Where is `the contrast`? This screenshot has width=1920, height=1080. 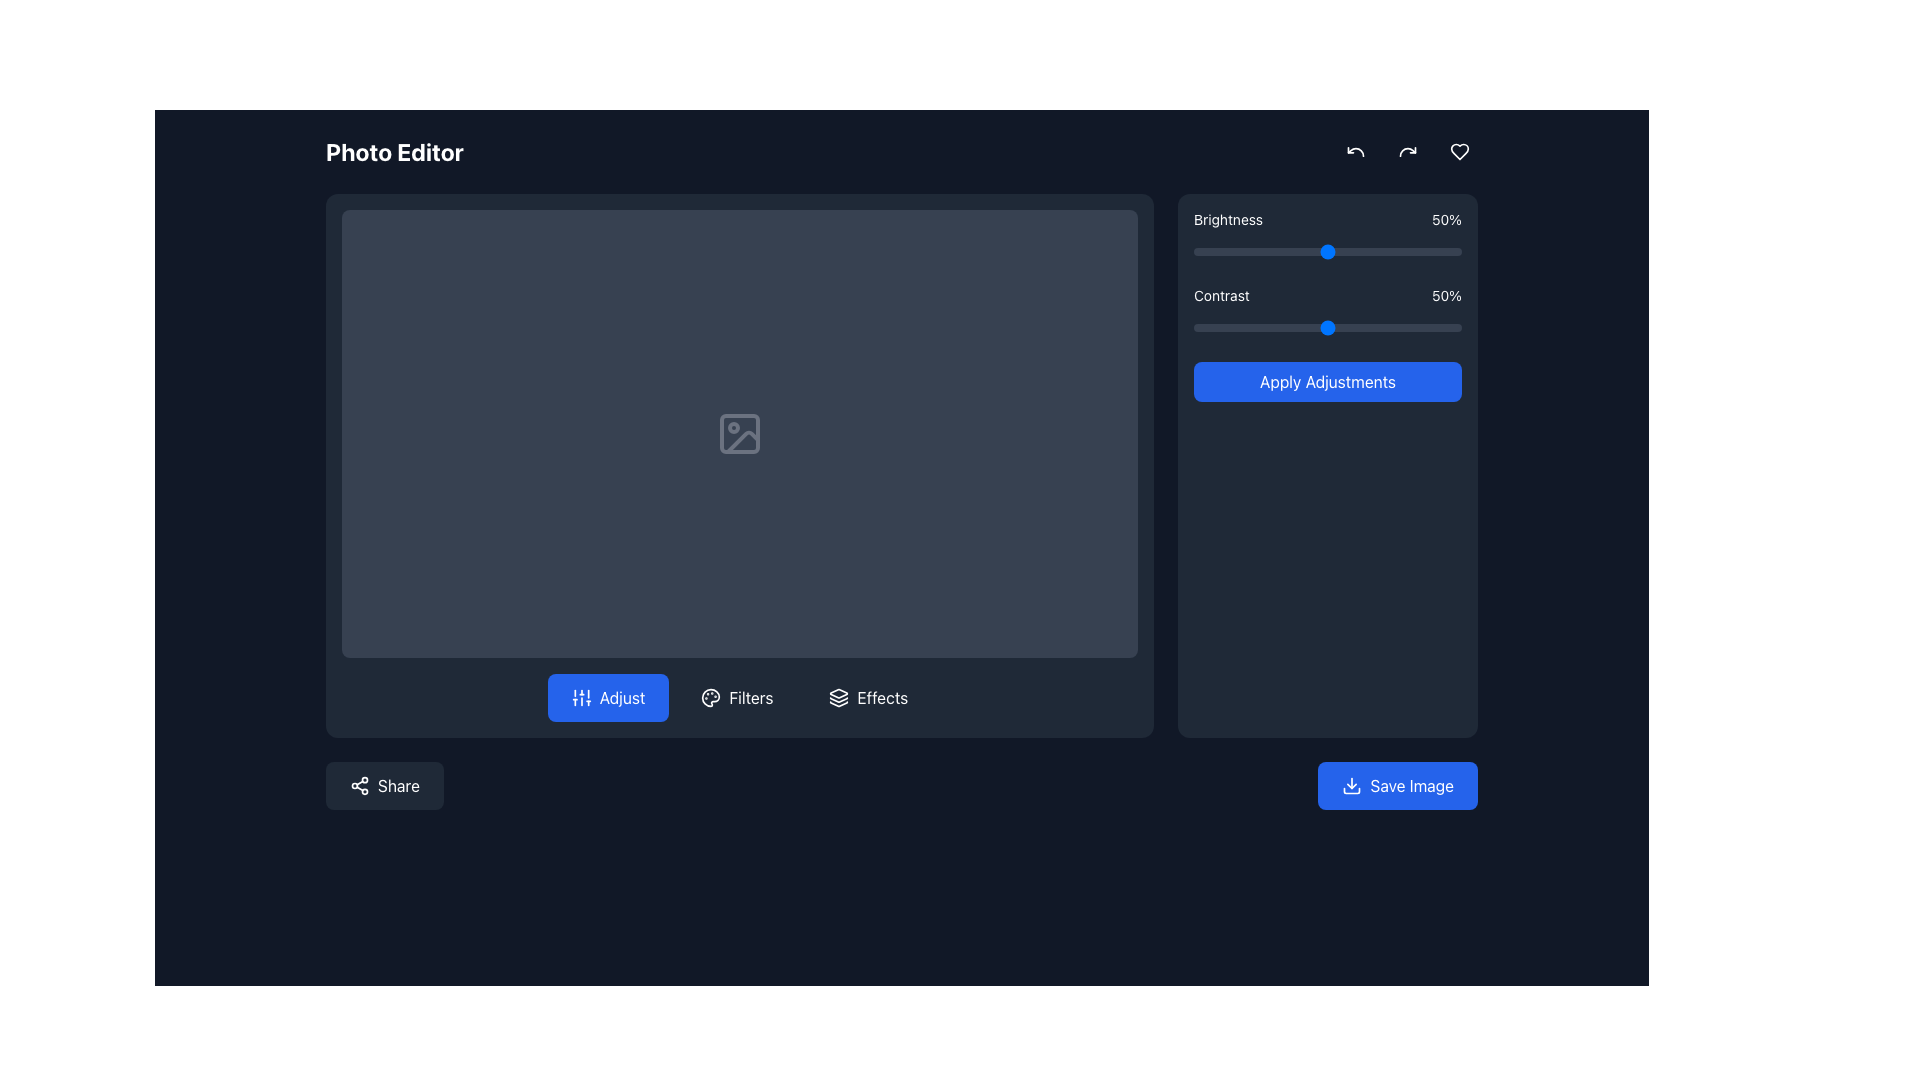 the contrast is located at coordinates (1203, 326).